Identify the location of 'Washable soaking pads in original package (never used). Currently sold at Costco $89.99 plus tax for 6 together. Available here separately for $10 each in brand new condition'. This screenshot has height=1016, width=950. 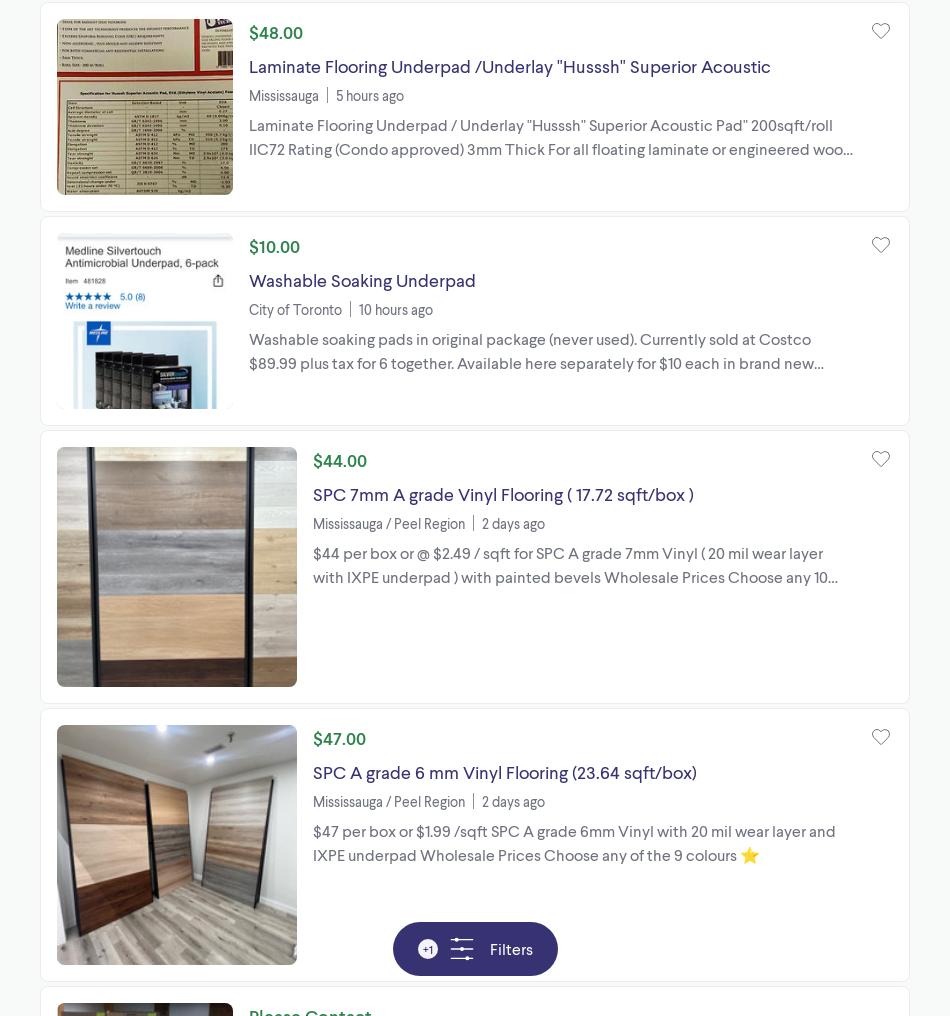
(247, 362).